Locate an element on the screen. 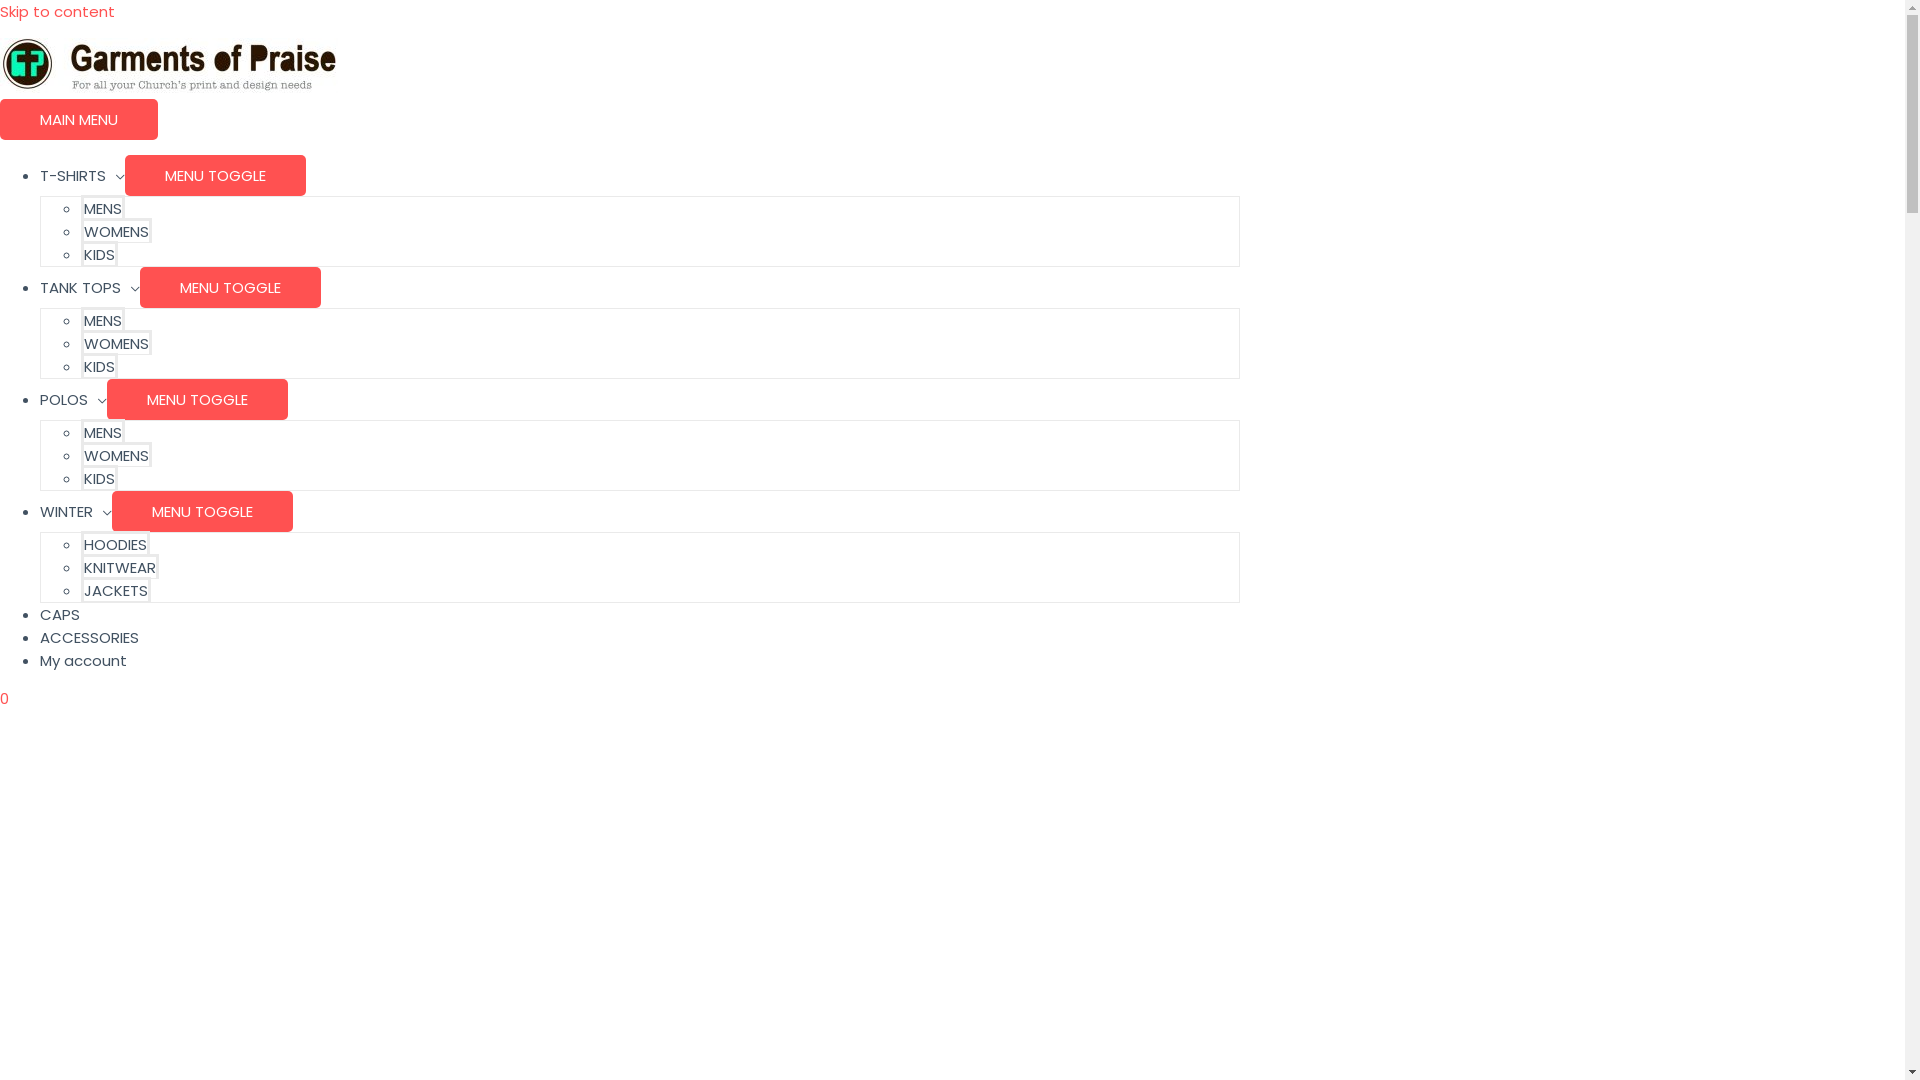 Image resolution: width=1920 pixels, height=1080 pixels. 'MENU TOGGLE' is located at coordinates (215, 174).